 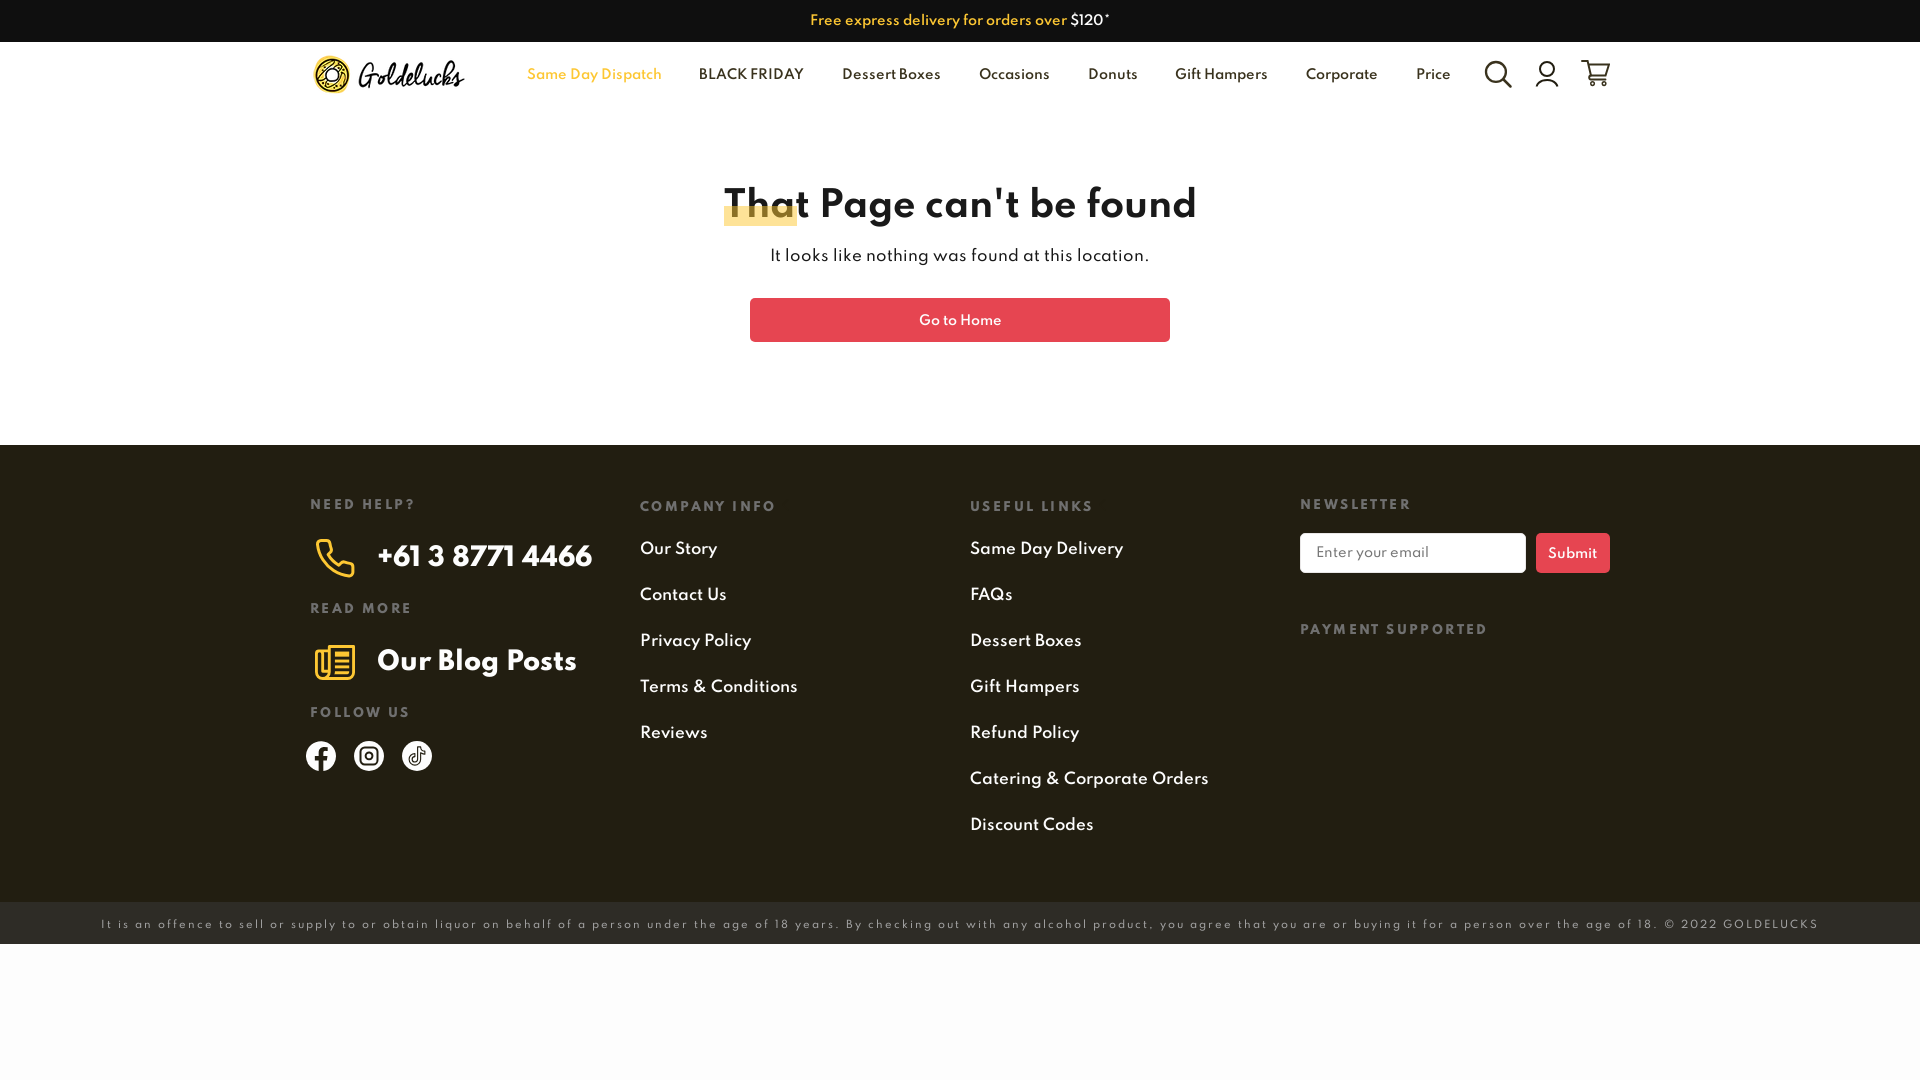 I want to click on 'Reviews', so click(x=673, y=732).